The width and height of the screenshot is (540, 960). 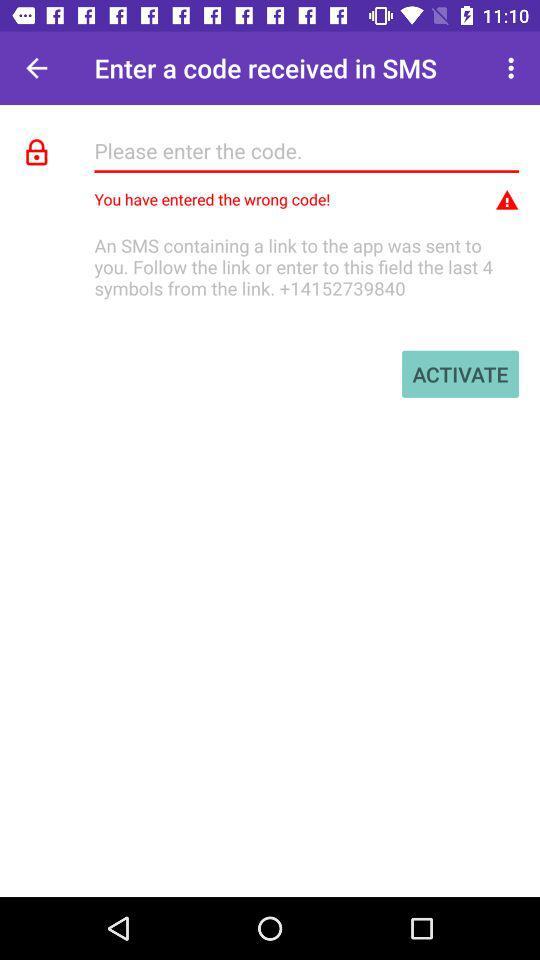 What do you see at coordinates (306, 149) in the screenshot?
I see `field to enter information` at bounding box center [306, 149].